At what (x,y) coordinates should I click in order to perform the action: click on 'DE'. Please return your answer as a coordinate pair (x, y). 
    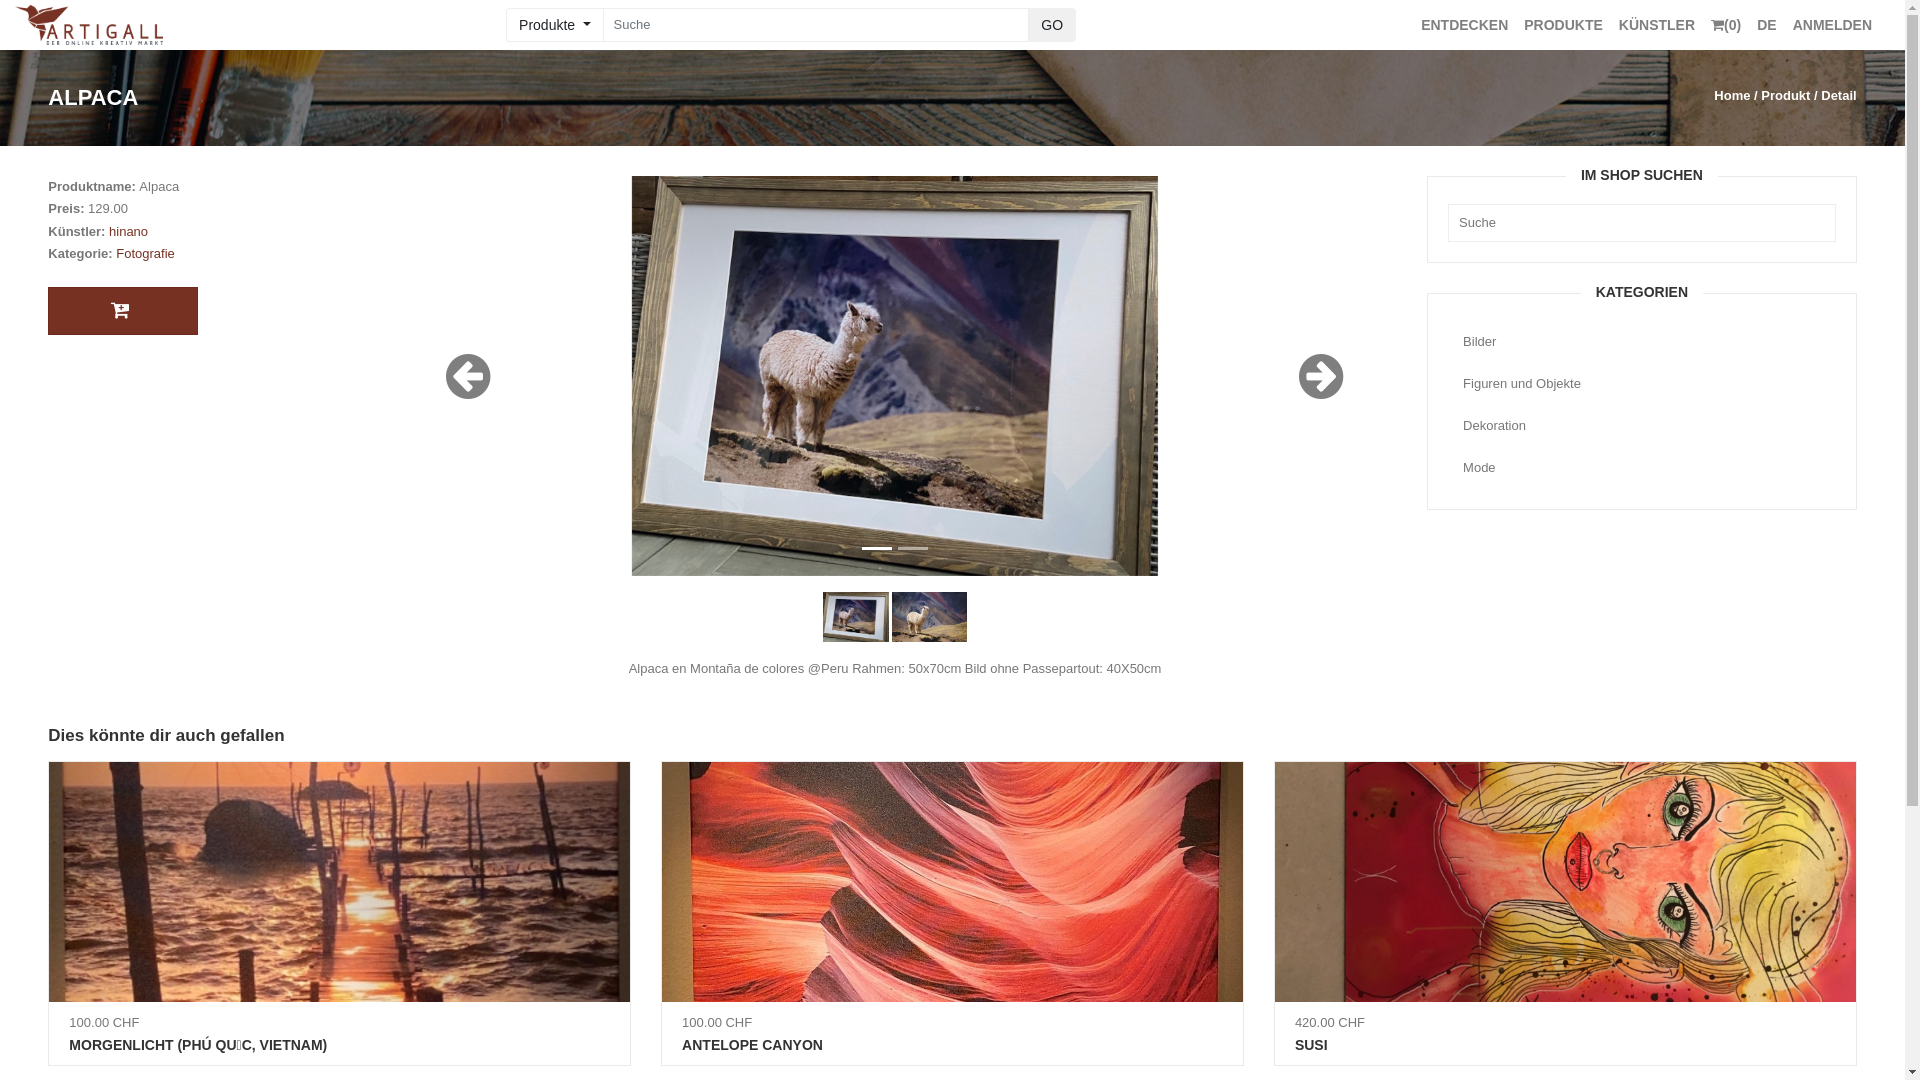
    Looking at the image, I should click on (1766, 24).